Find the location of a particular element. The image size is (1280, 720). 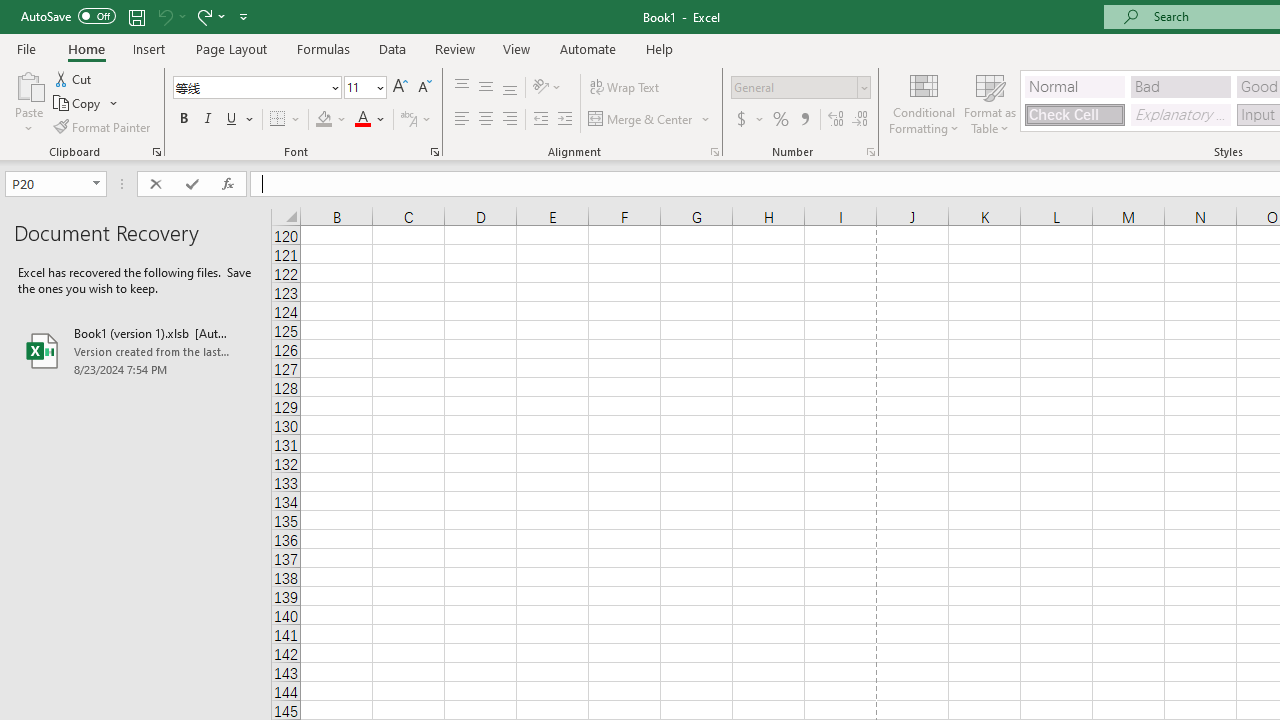

'Merge & Center' is located at coordinates (650, 119).